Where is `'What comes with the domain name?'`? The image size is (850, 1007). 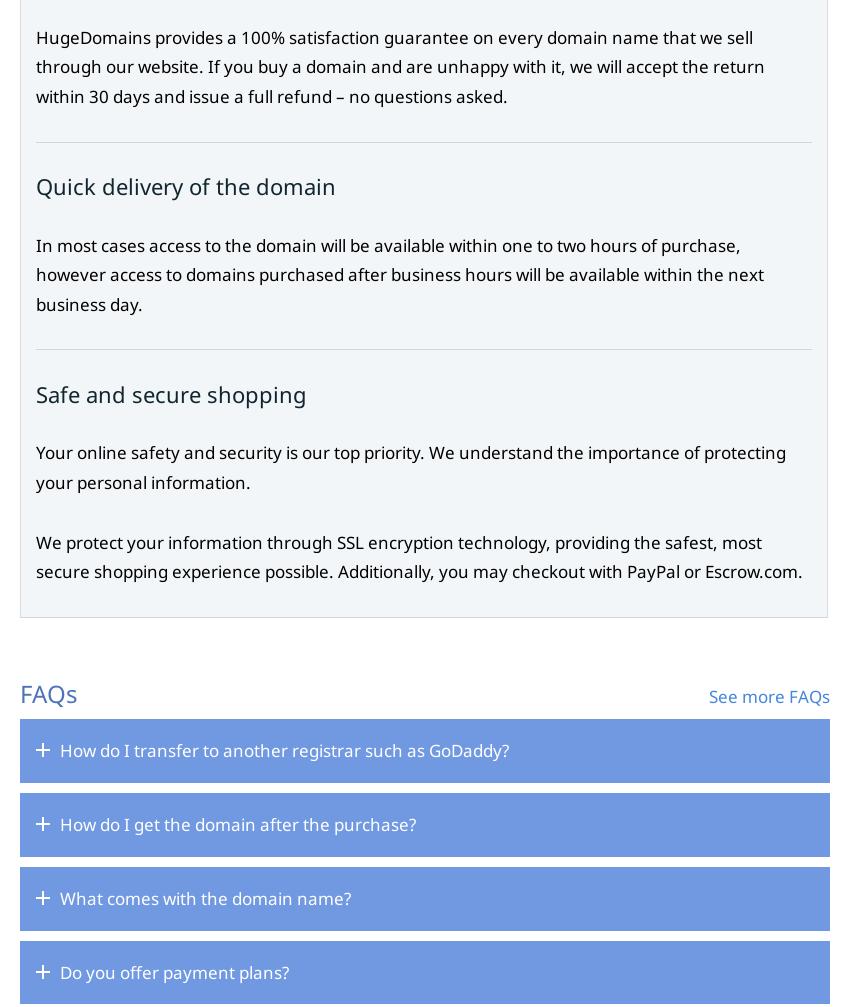
'What comes with the domain name?' is located at coordinates (204, 896).